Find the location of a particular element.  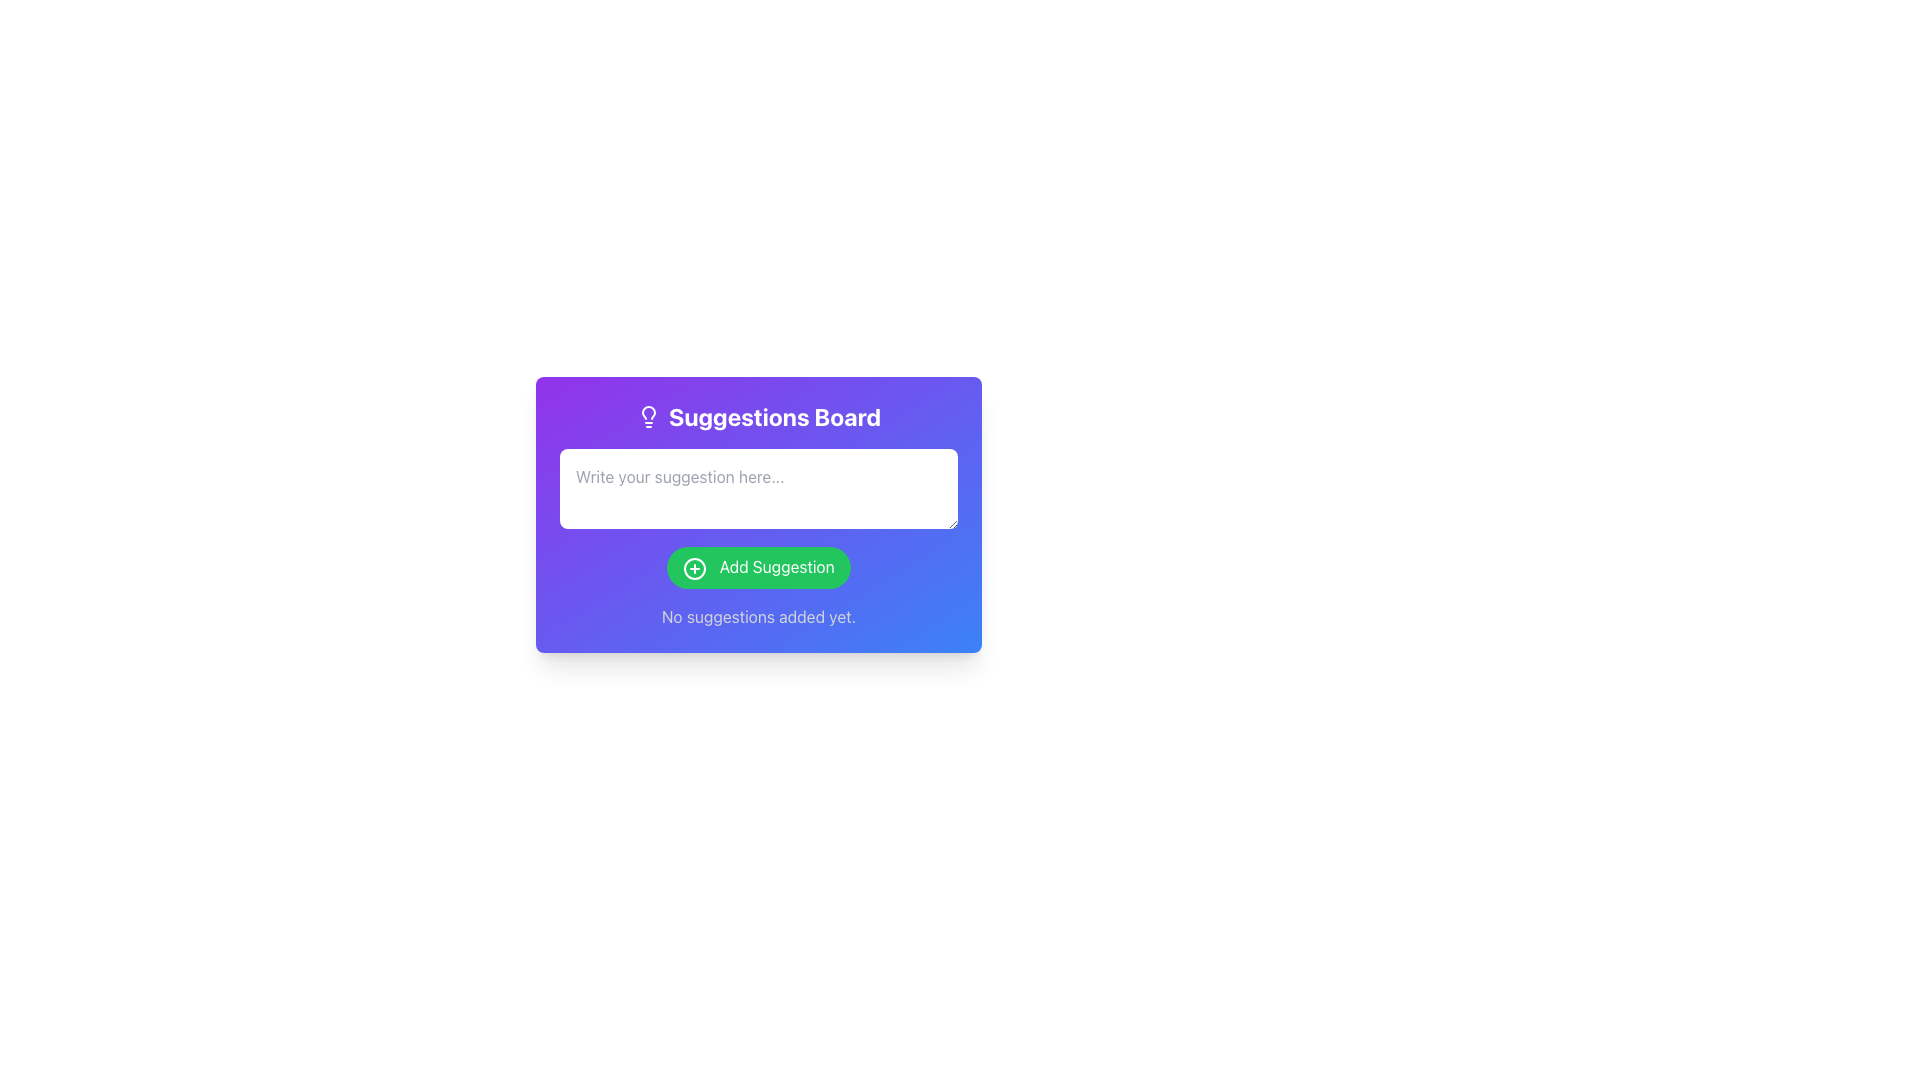

the light bulb icon rendered within an SVG graphic, which is positioned to the left of the text 'Suggestions Board' in the suggestion input UI is located at coordinates (648, 415).